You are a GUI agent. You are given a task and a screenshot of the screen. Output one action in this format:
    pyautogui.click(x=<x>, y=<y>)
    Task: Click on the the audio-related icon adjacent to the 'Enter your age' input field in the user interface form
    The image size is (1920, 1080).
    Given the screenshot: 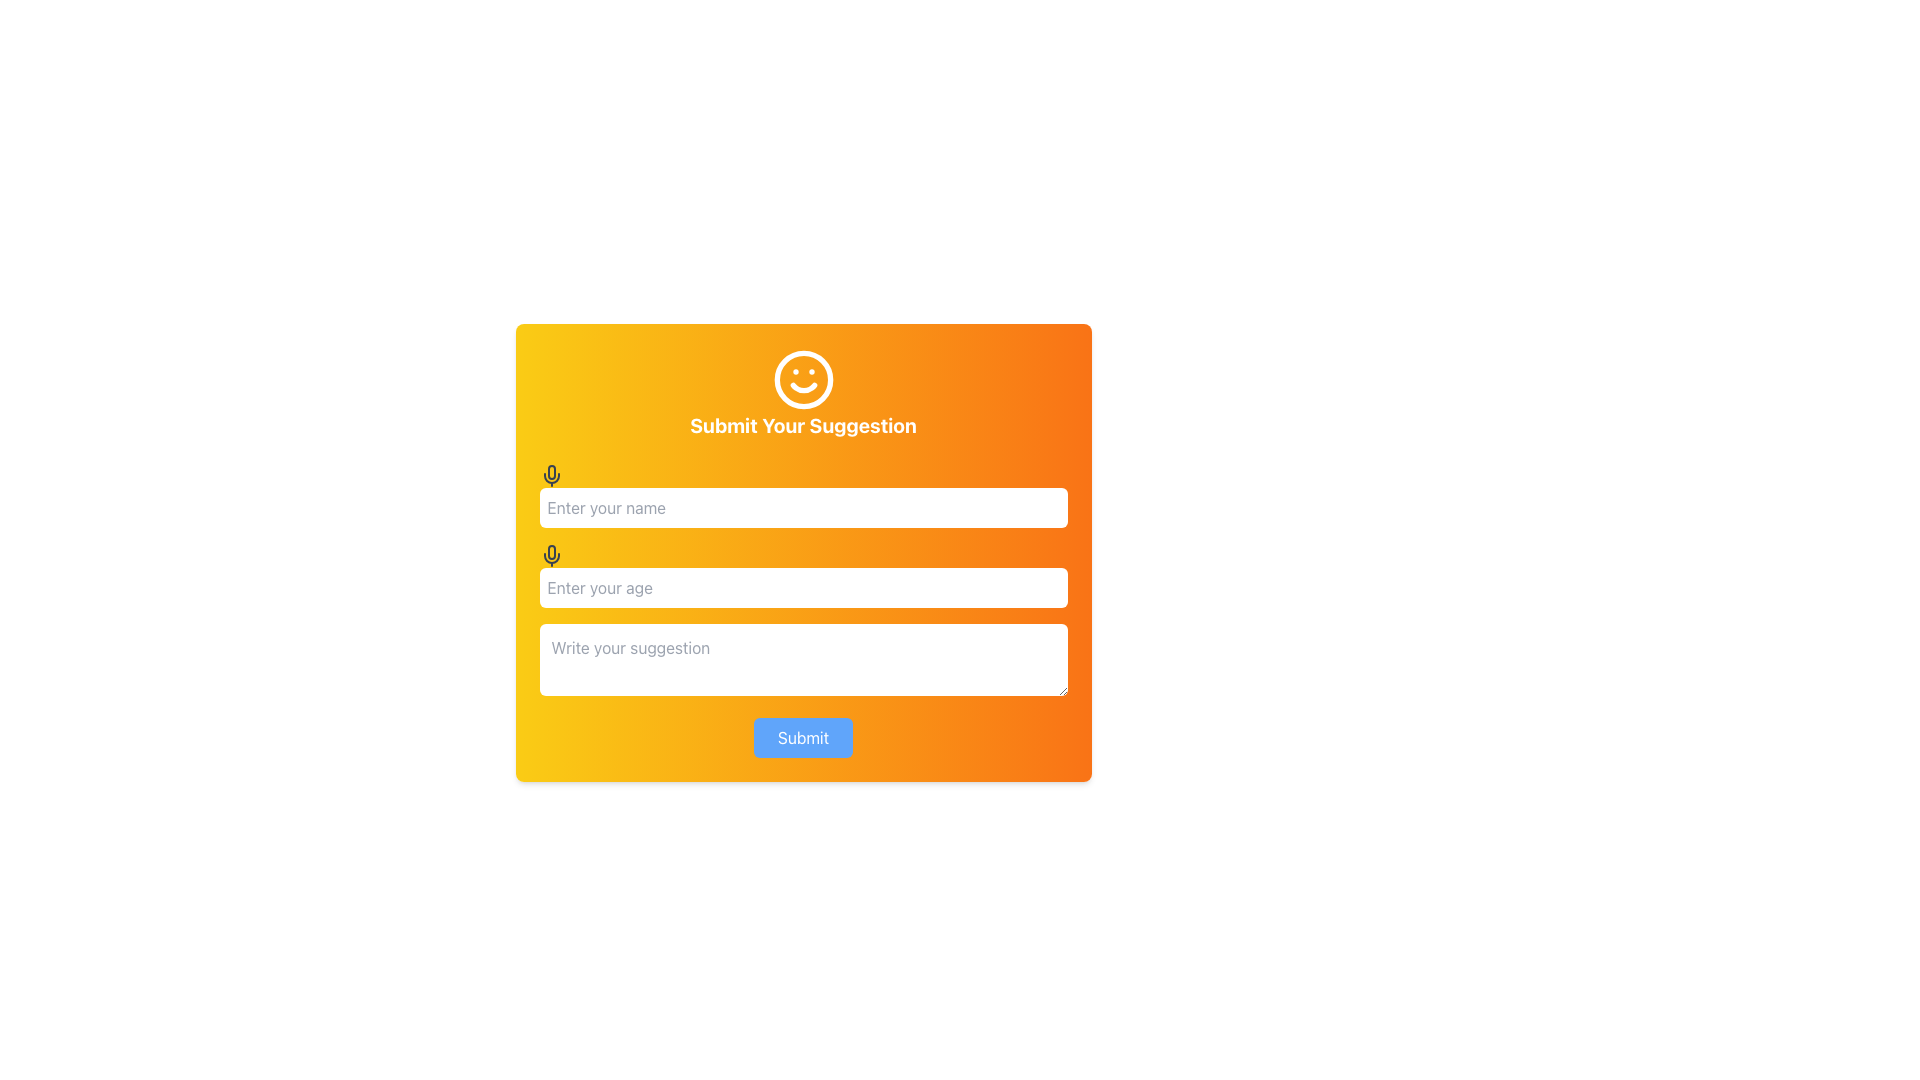 What is the action you would take?
    pyautogui.click(x=551, y=558)
    